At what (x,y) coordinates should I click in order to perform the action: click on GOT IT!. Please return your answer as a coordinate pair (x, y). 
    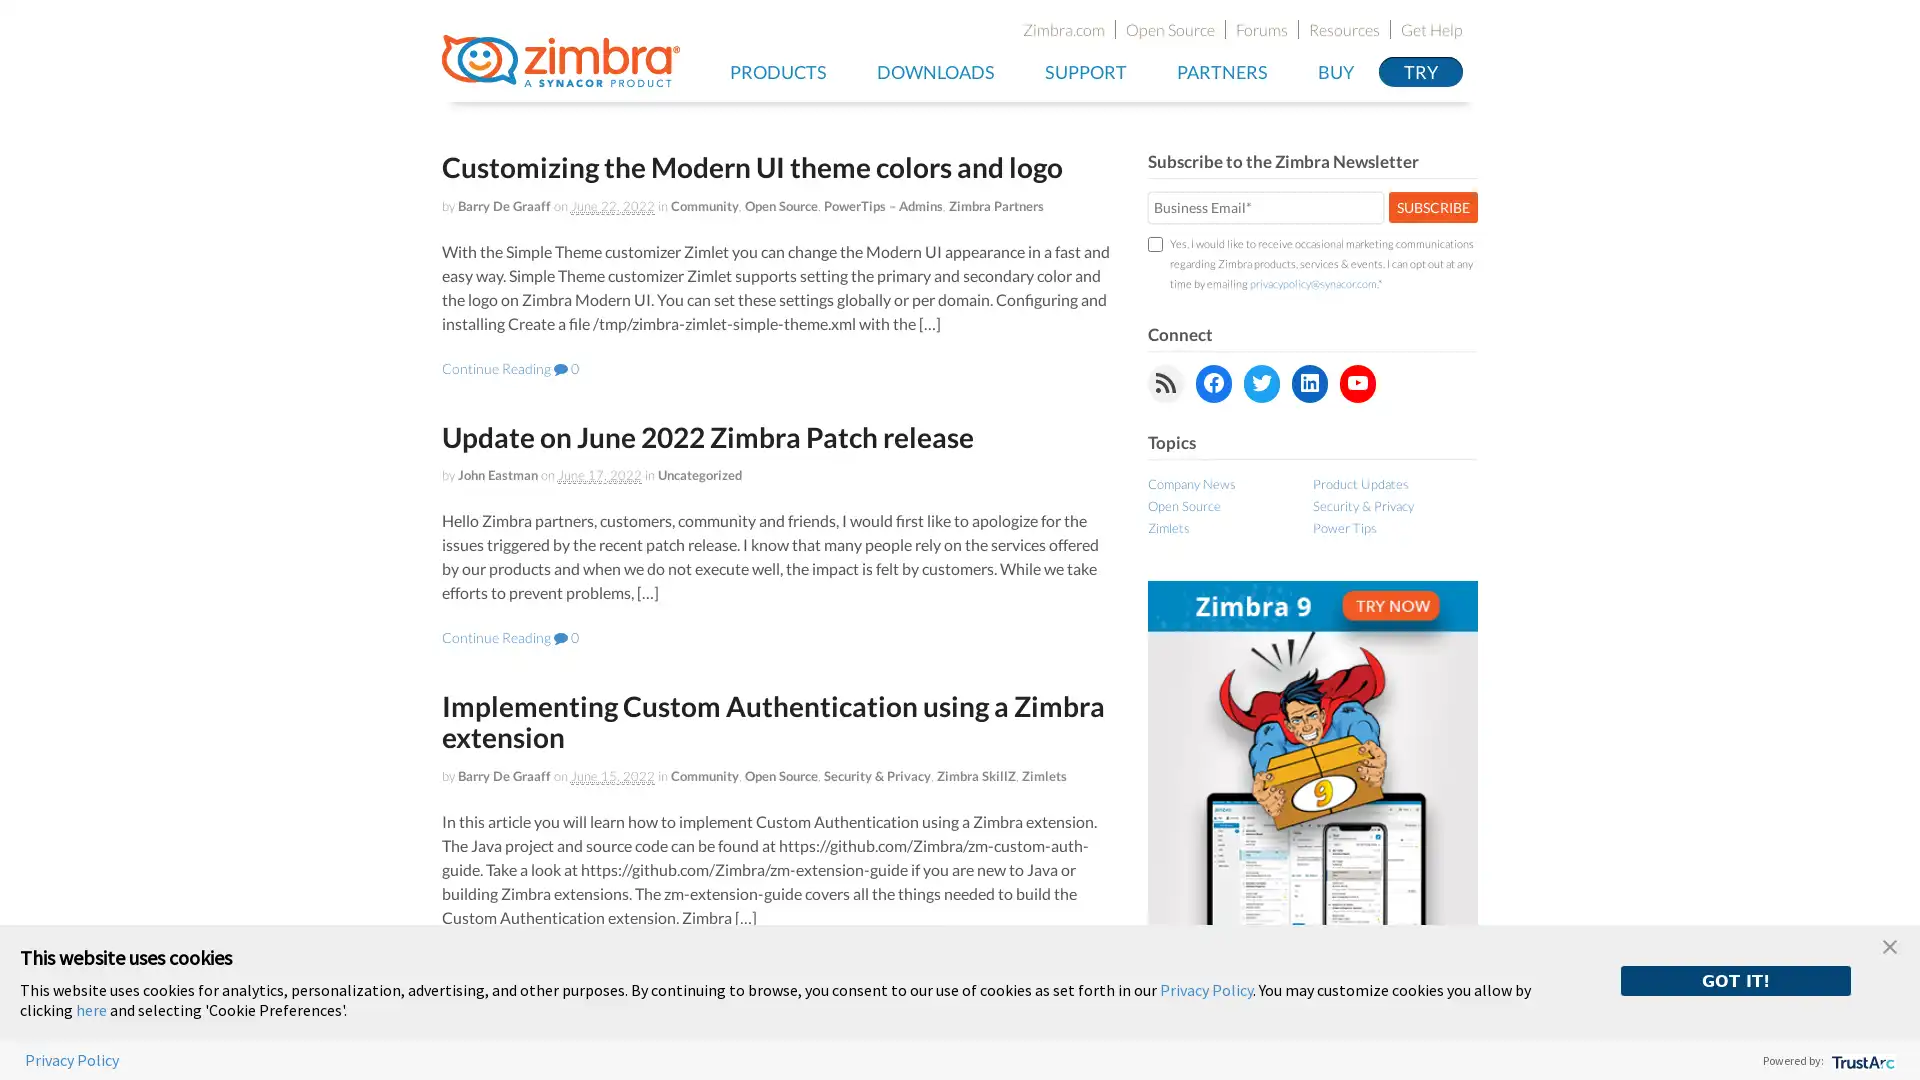
    Looking at the image, I should click on (1735, 979).